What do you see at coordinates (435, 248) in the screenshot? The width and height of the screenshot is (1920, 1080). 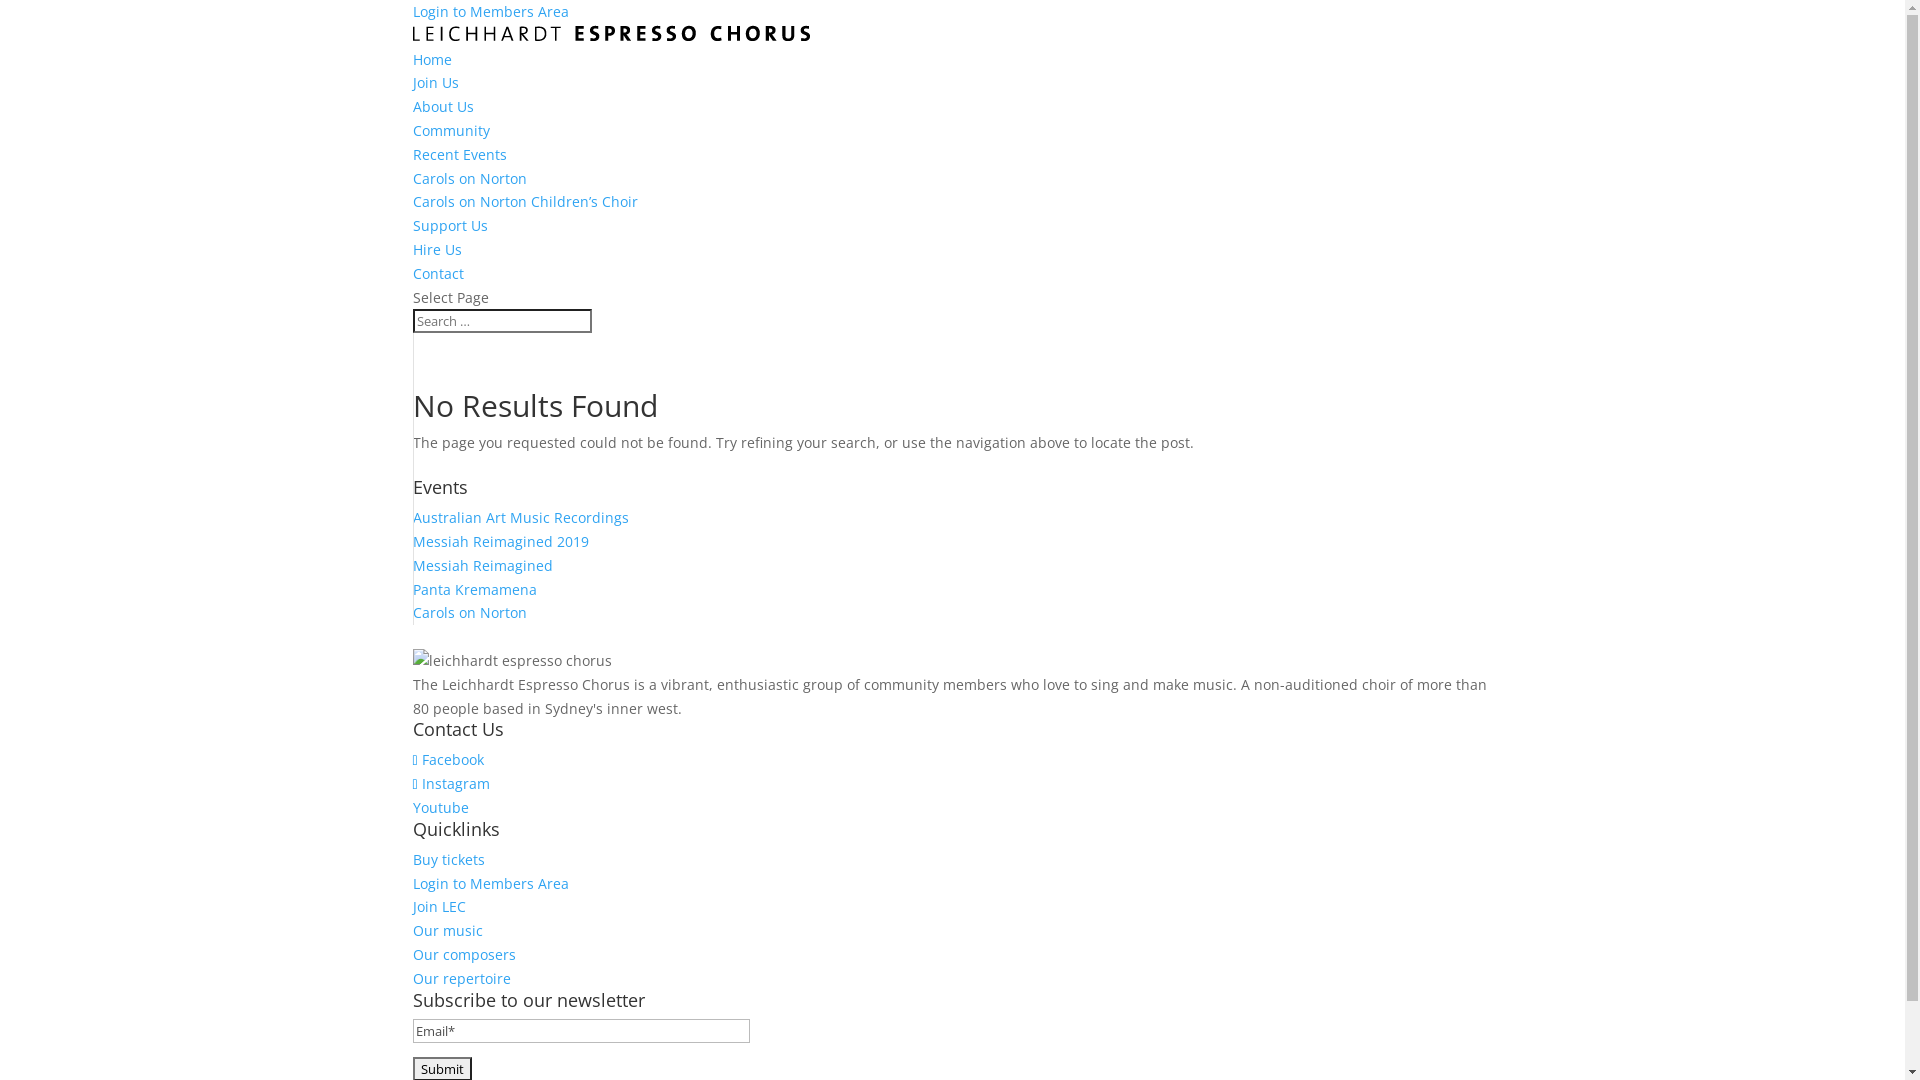 I see `'Hire Us'` at bounding box center [435, 248].